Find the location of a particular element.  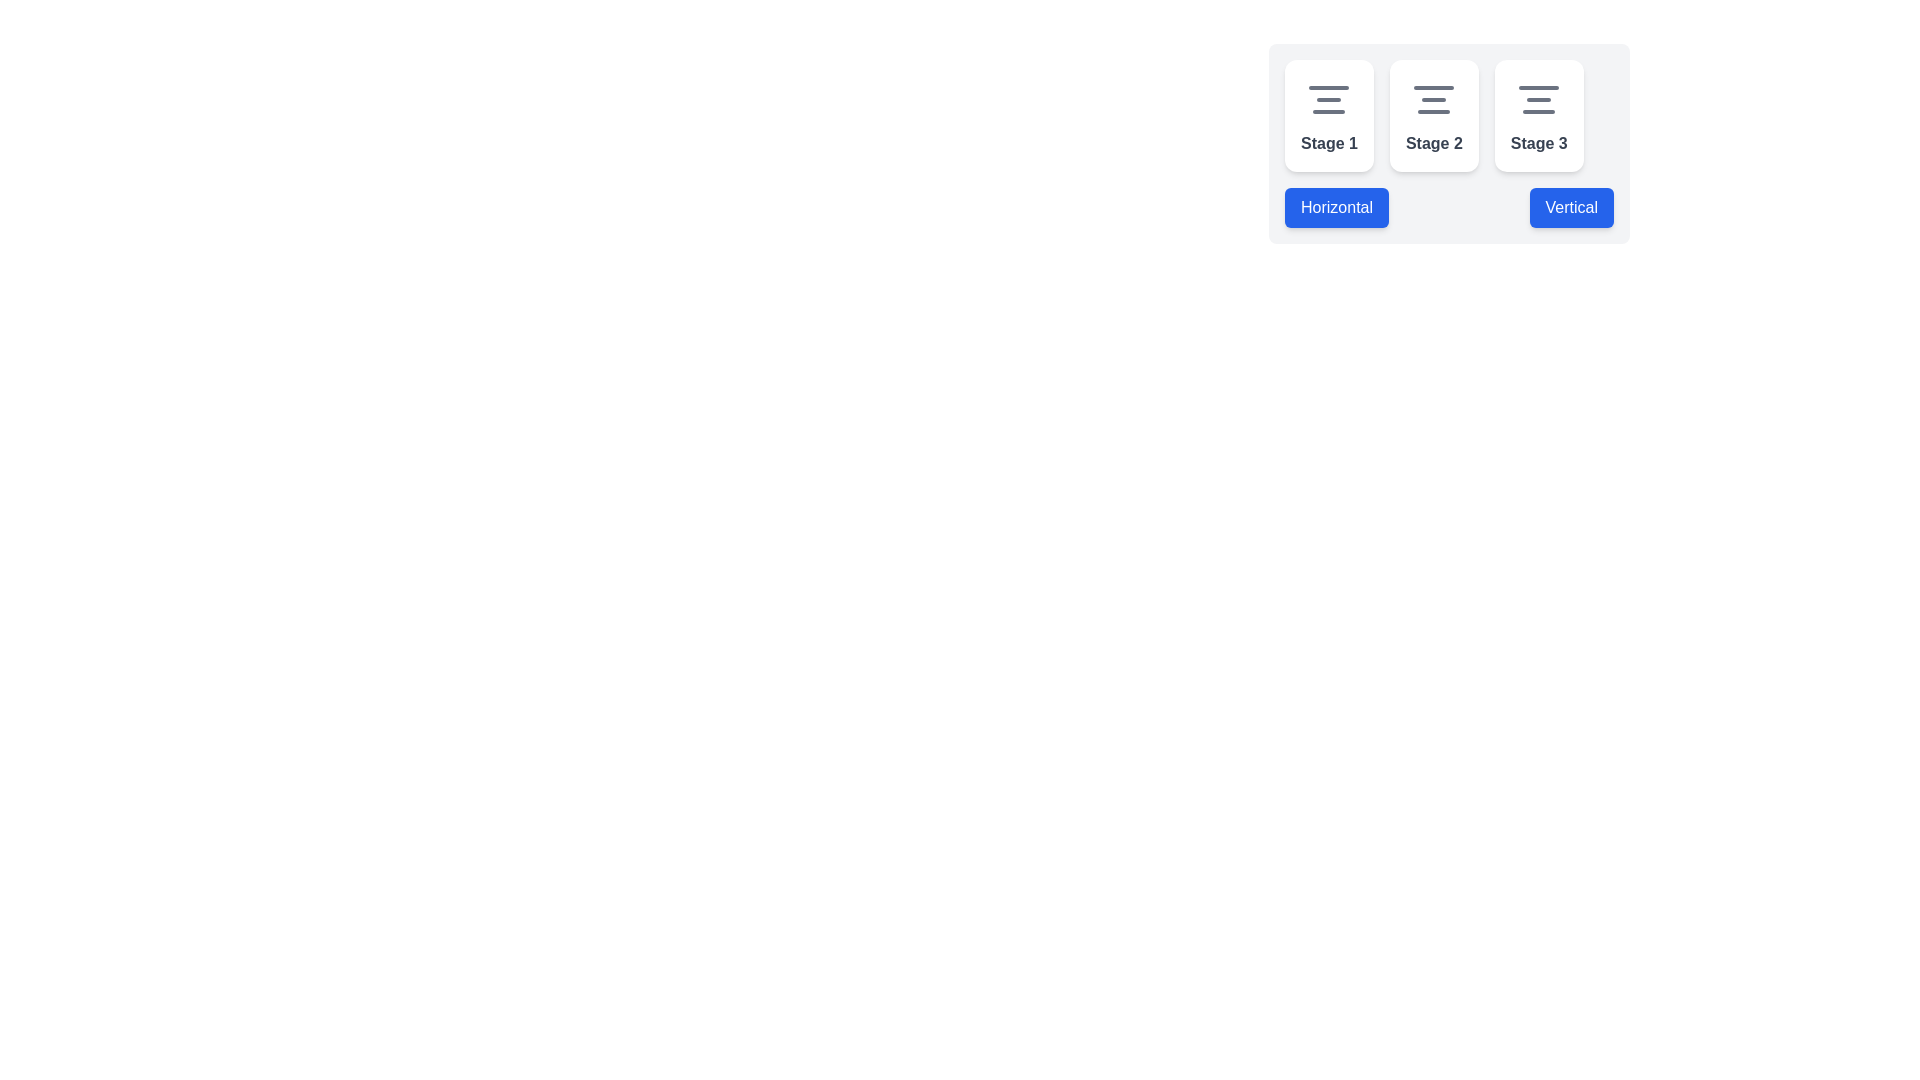

the static text label located beneath the icon in the card labeled 'Stage 3', which is the third card in a row of three on the right side of the interface is located at coordinates (1538, 142).